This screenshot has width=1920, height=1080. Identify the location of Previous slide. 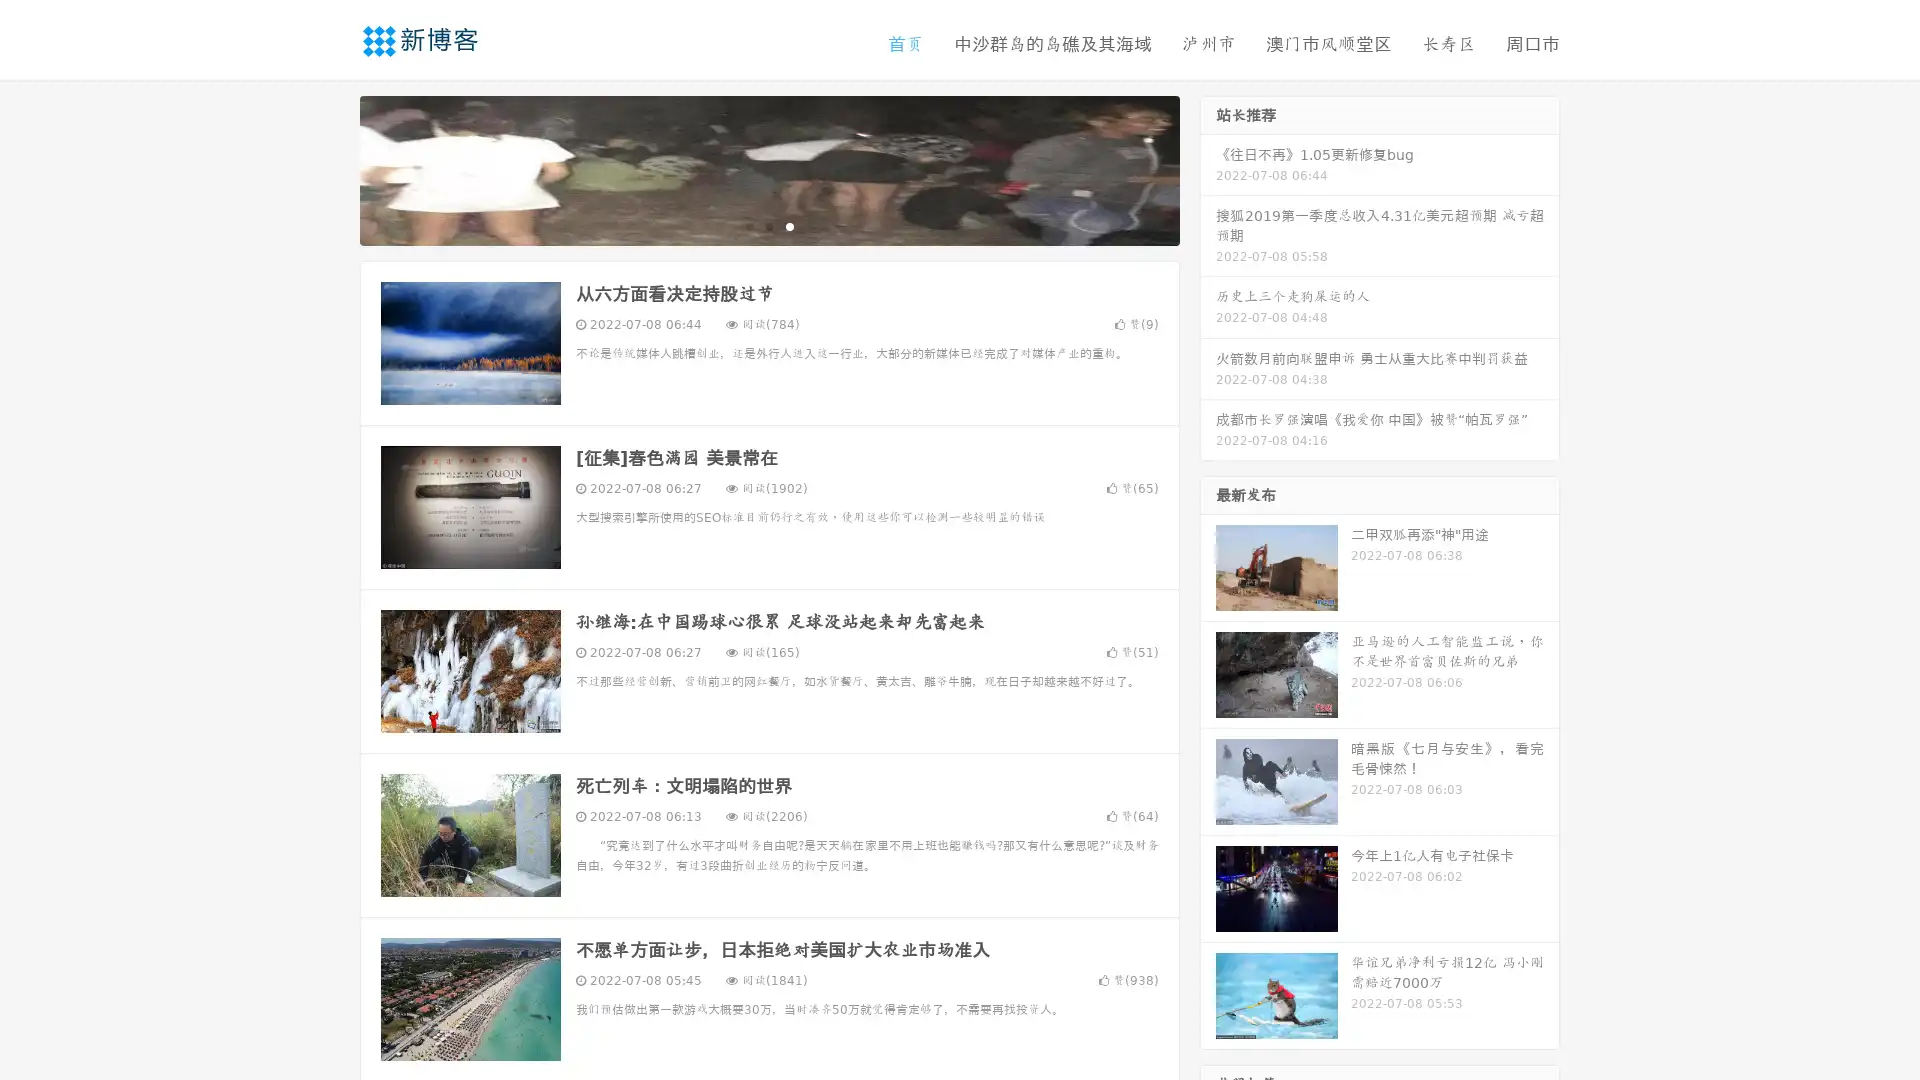
(330, 168).